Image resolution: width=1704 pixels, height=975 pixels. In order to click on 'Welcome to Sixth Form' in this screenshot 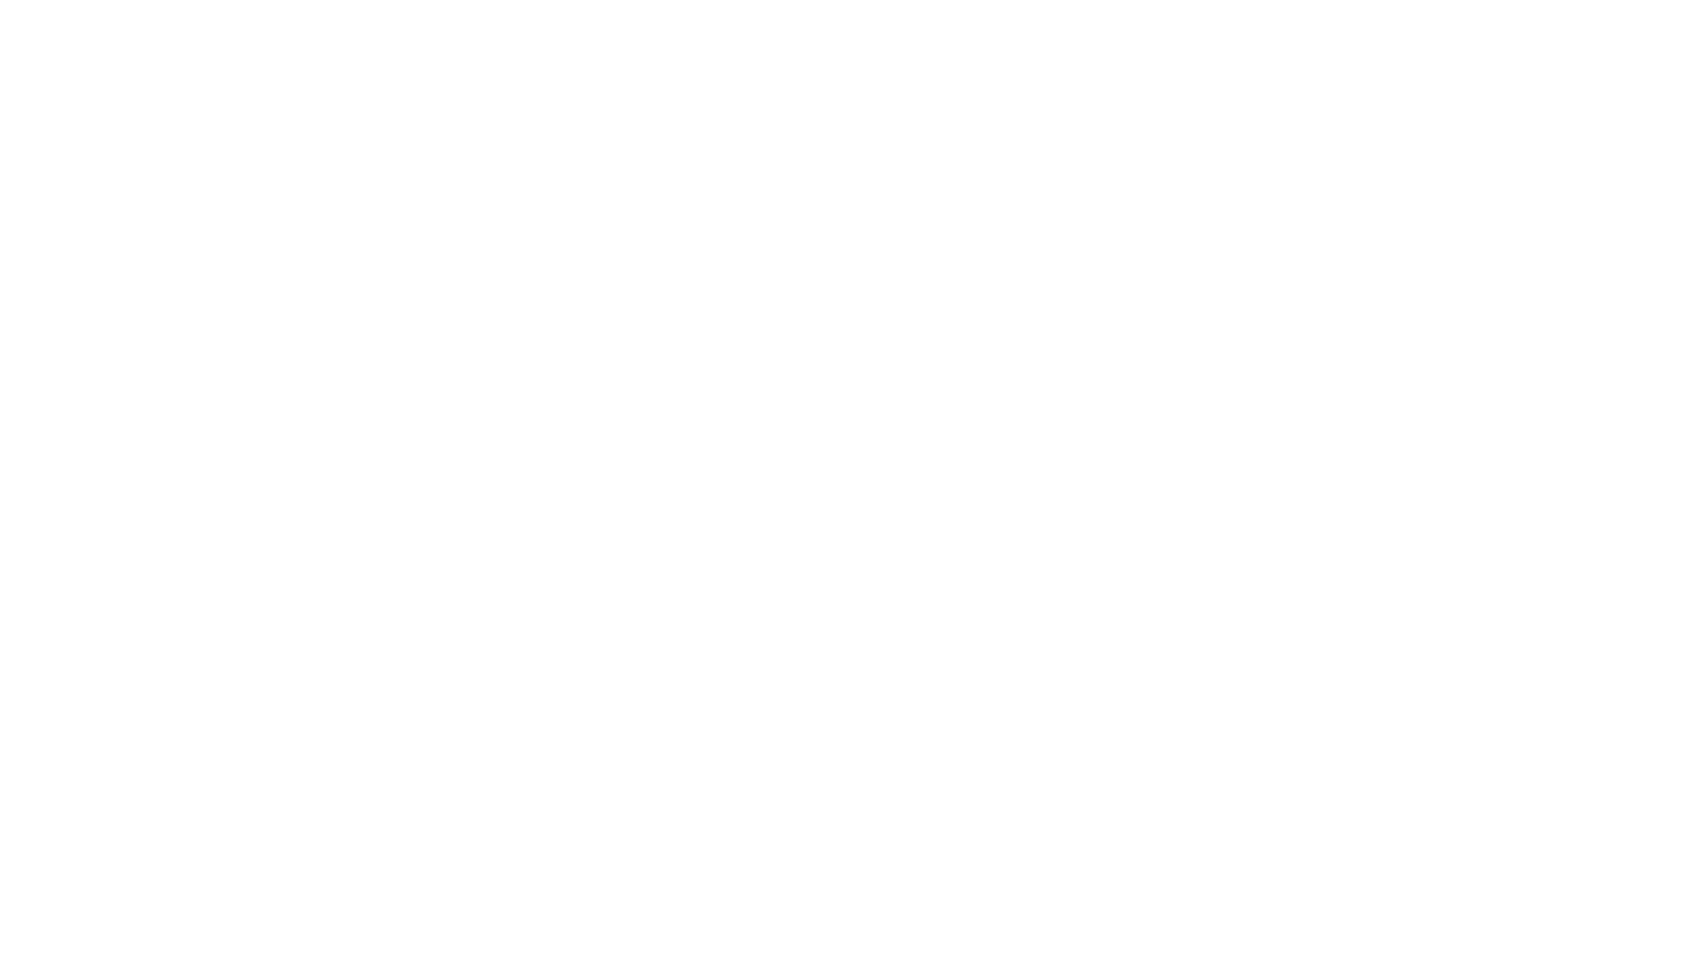, I will do `click(1197, 46)`.